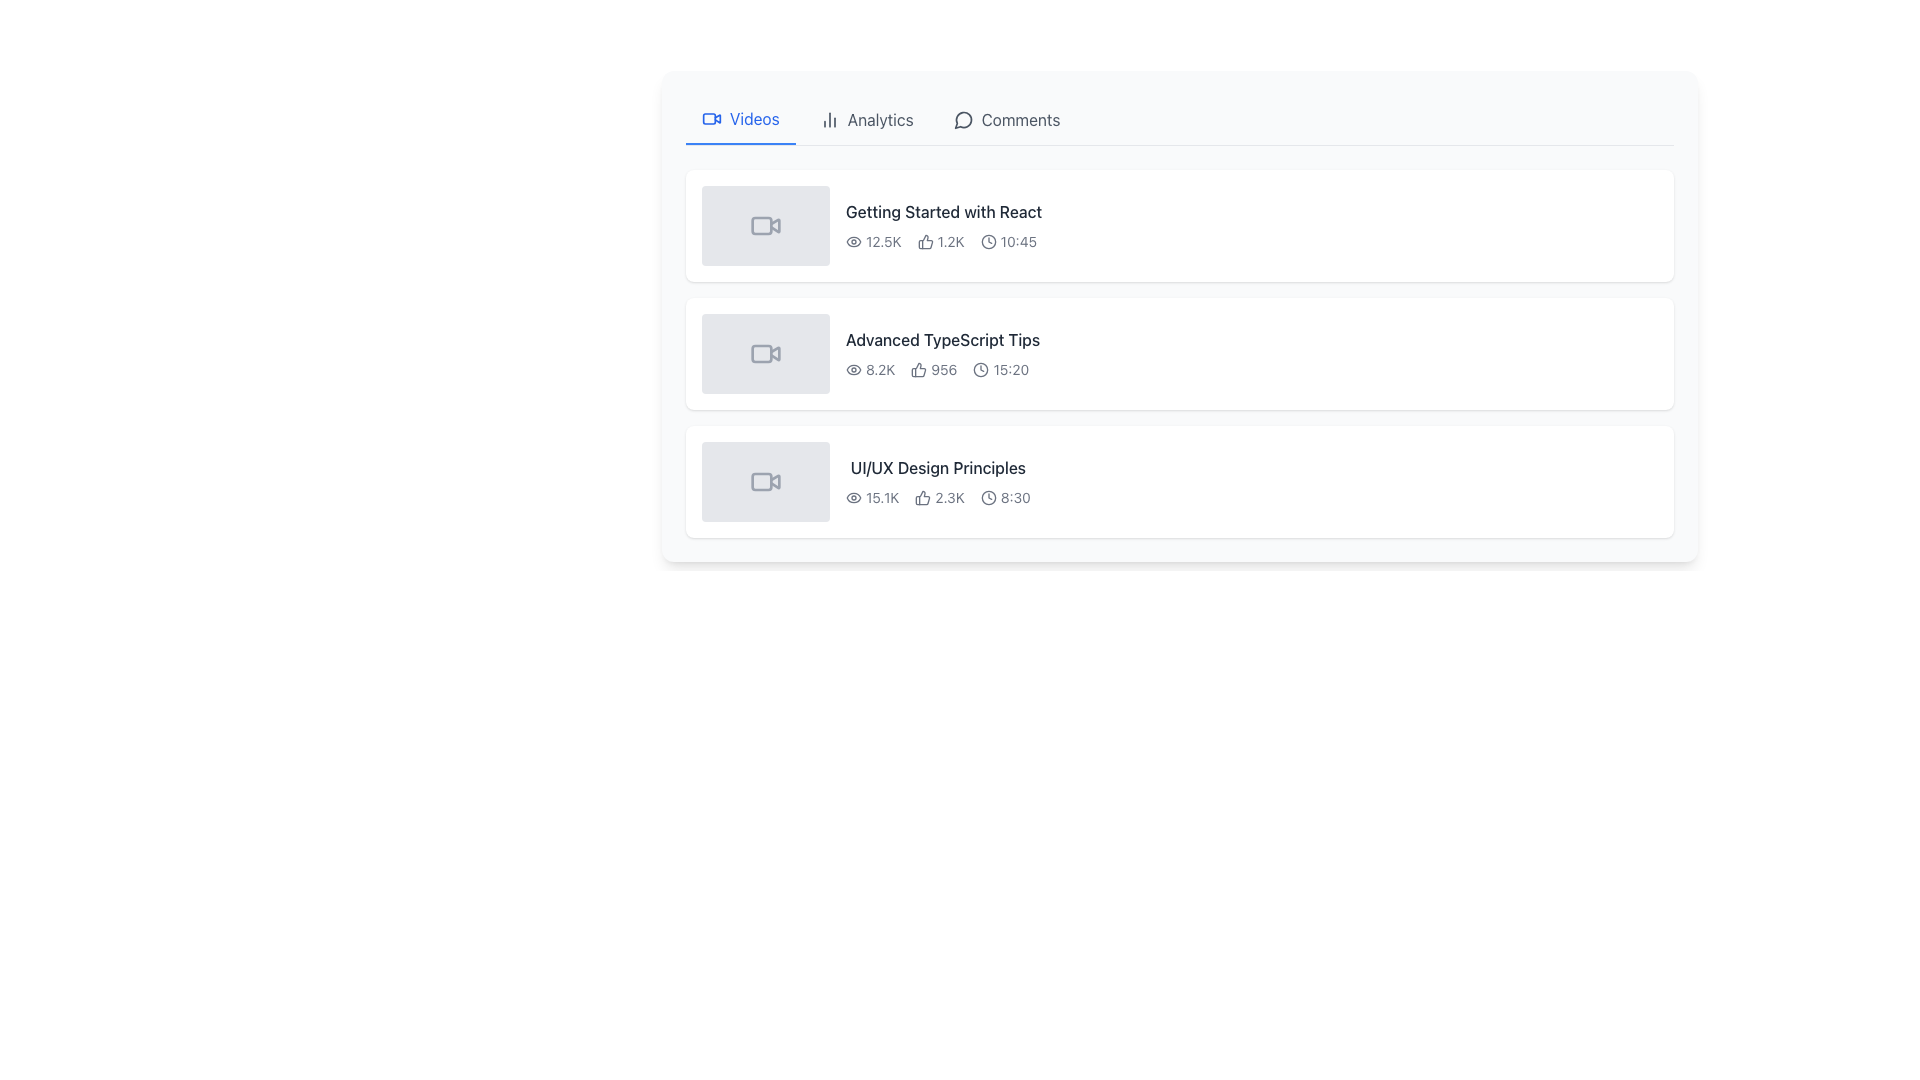 The image size is (1920, 1080). I want to click on the 'Analytics' navigation button, which is the second item in the horizontal menu bar, so click(866, 119).